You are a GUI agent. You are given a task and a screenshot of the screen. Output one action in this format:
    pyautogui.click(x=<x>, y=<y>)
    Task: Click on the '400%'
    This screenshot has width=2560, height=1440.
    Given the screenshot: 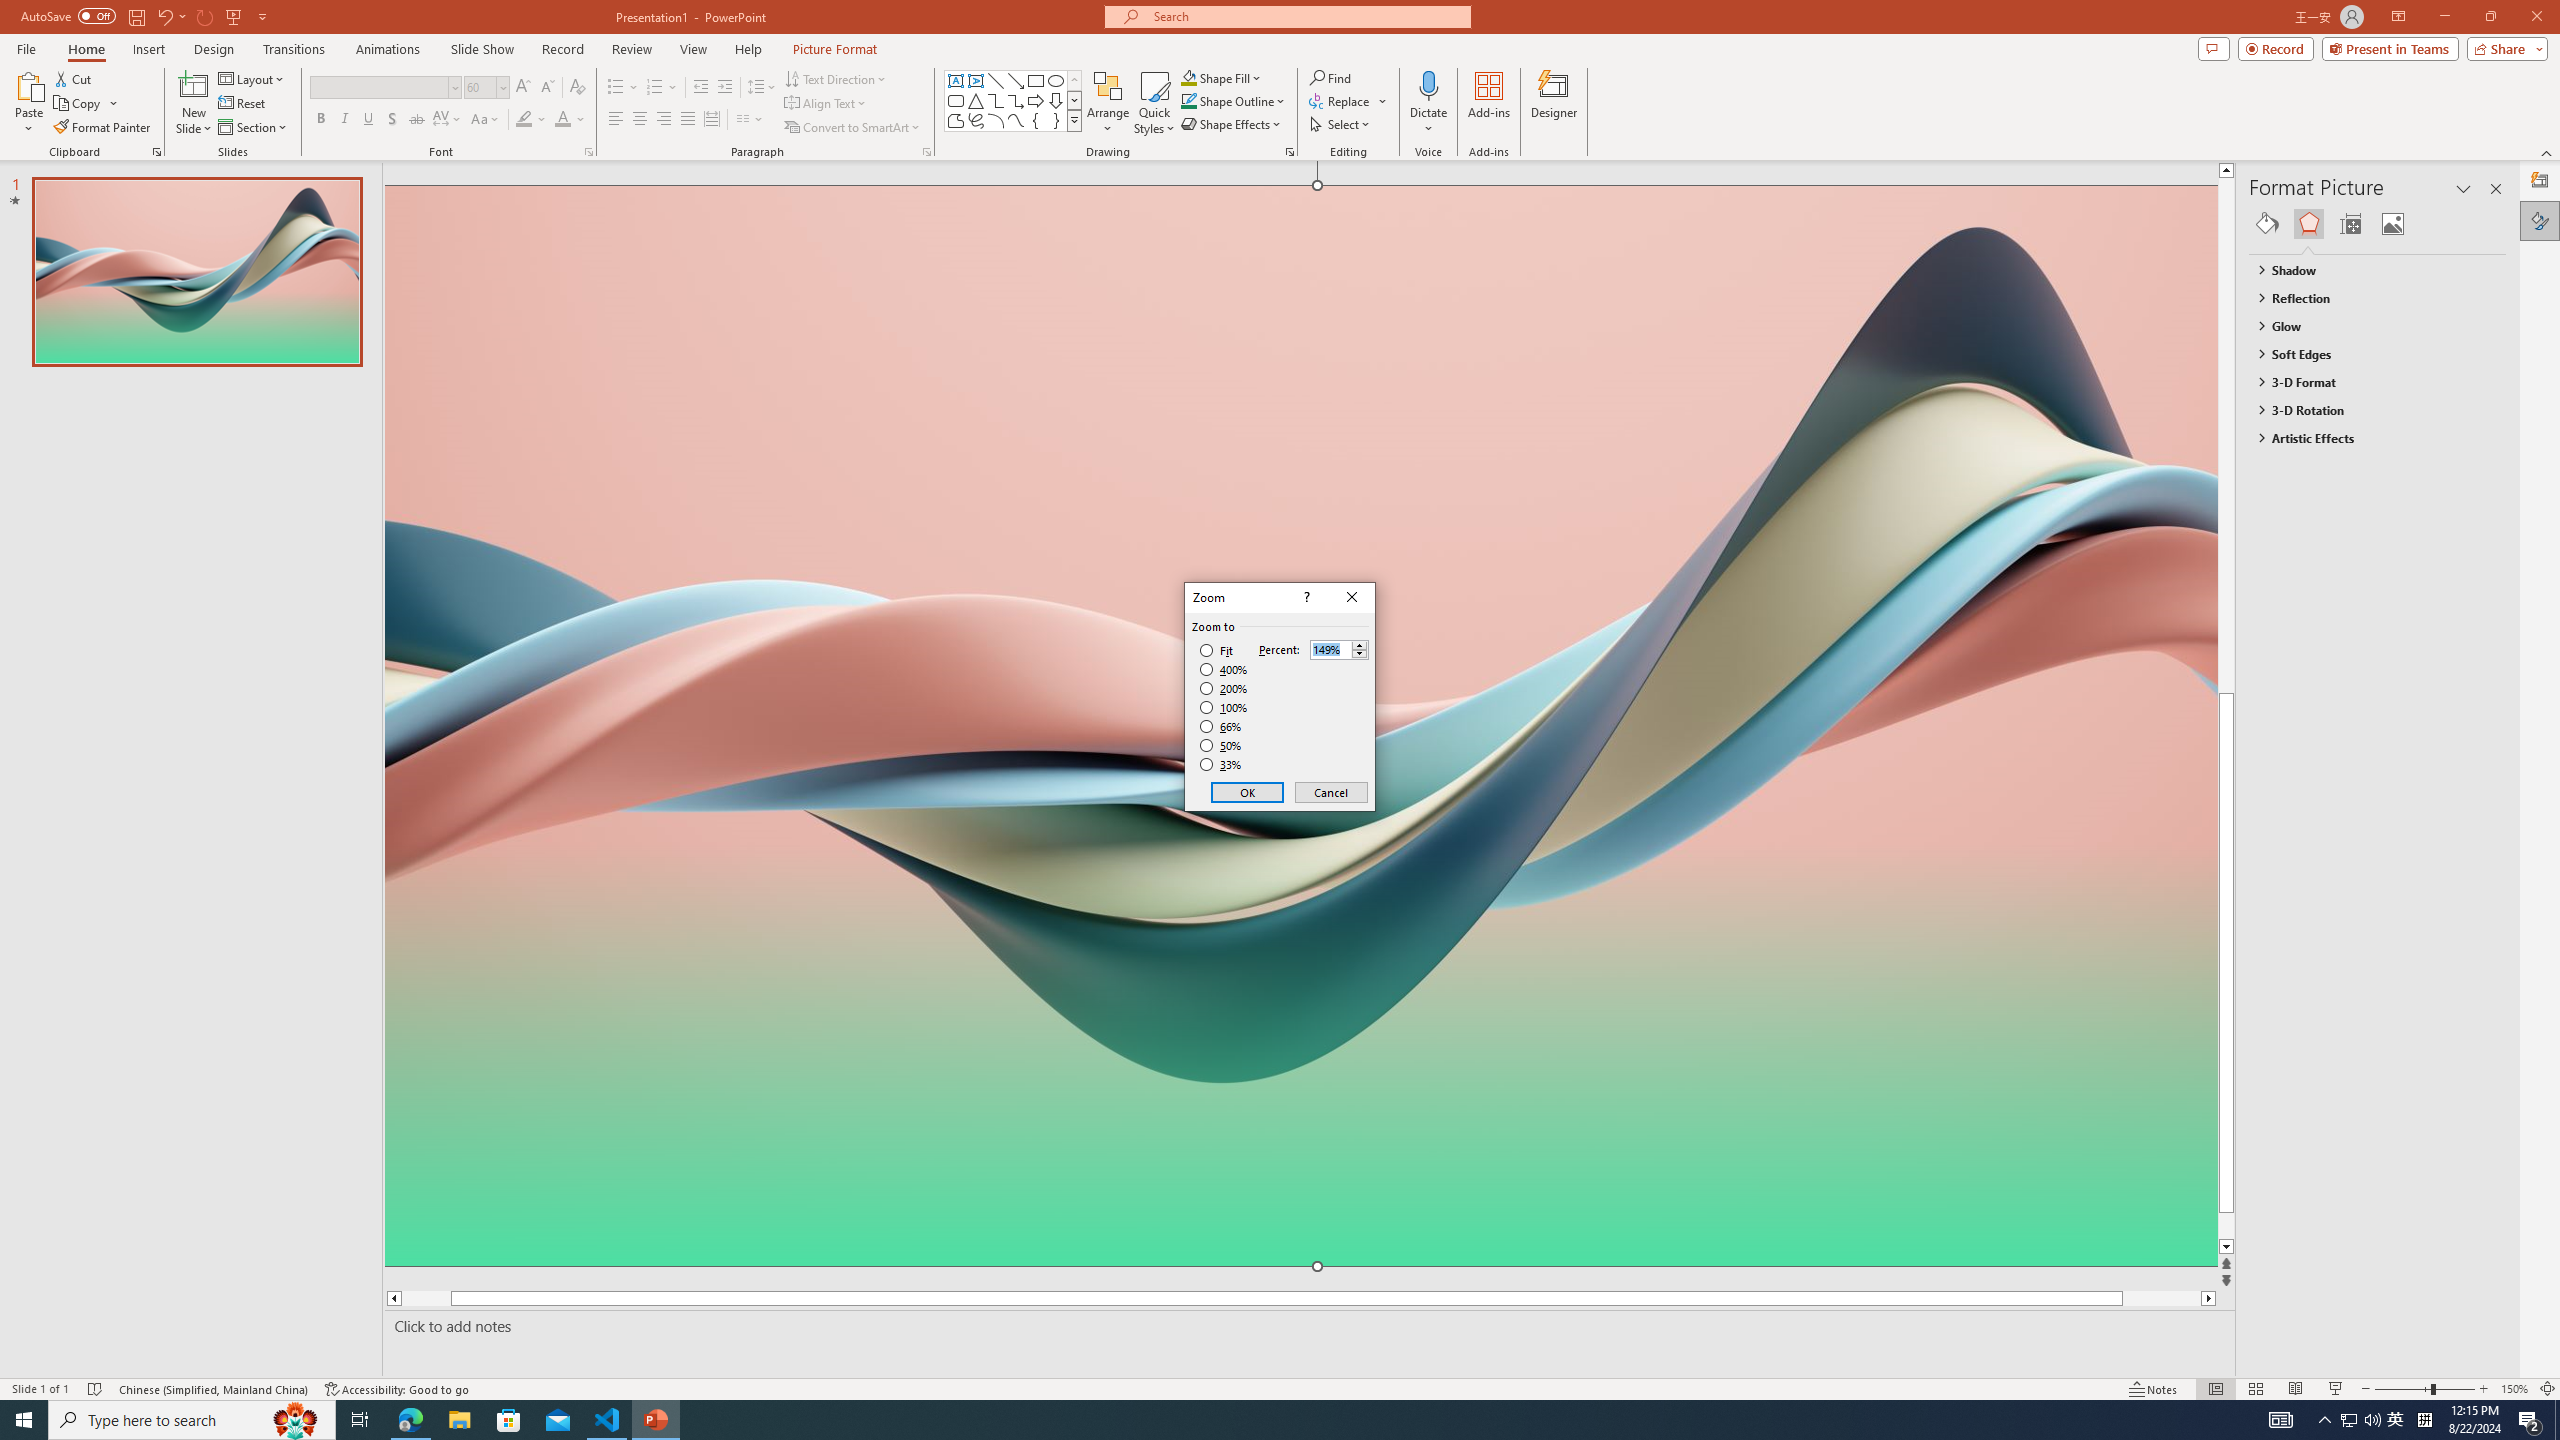 What is the action you would take?
    pyautogui.click(x=1223, y=670)
    